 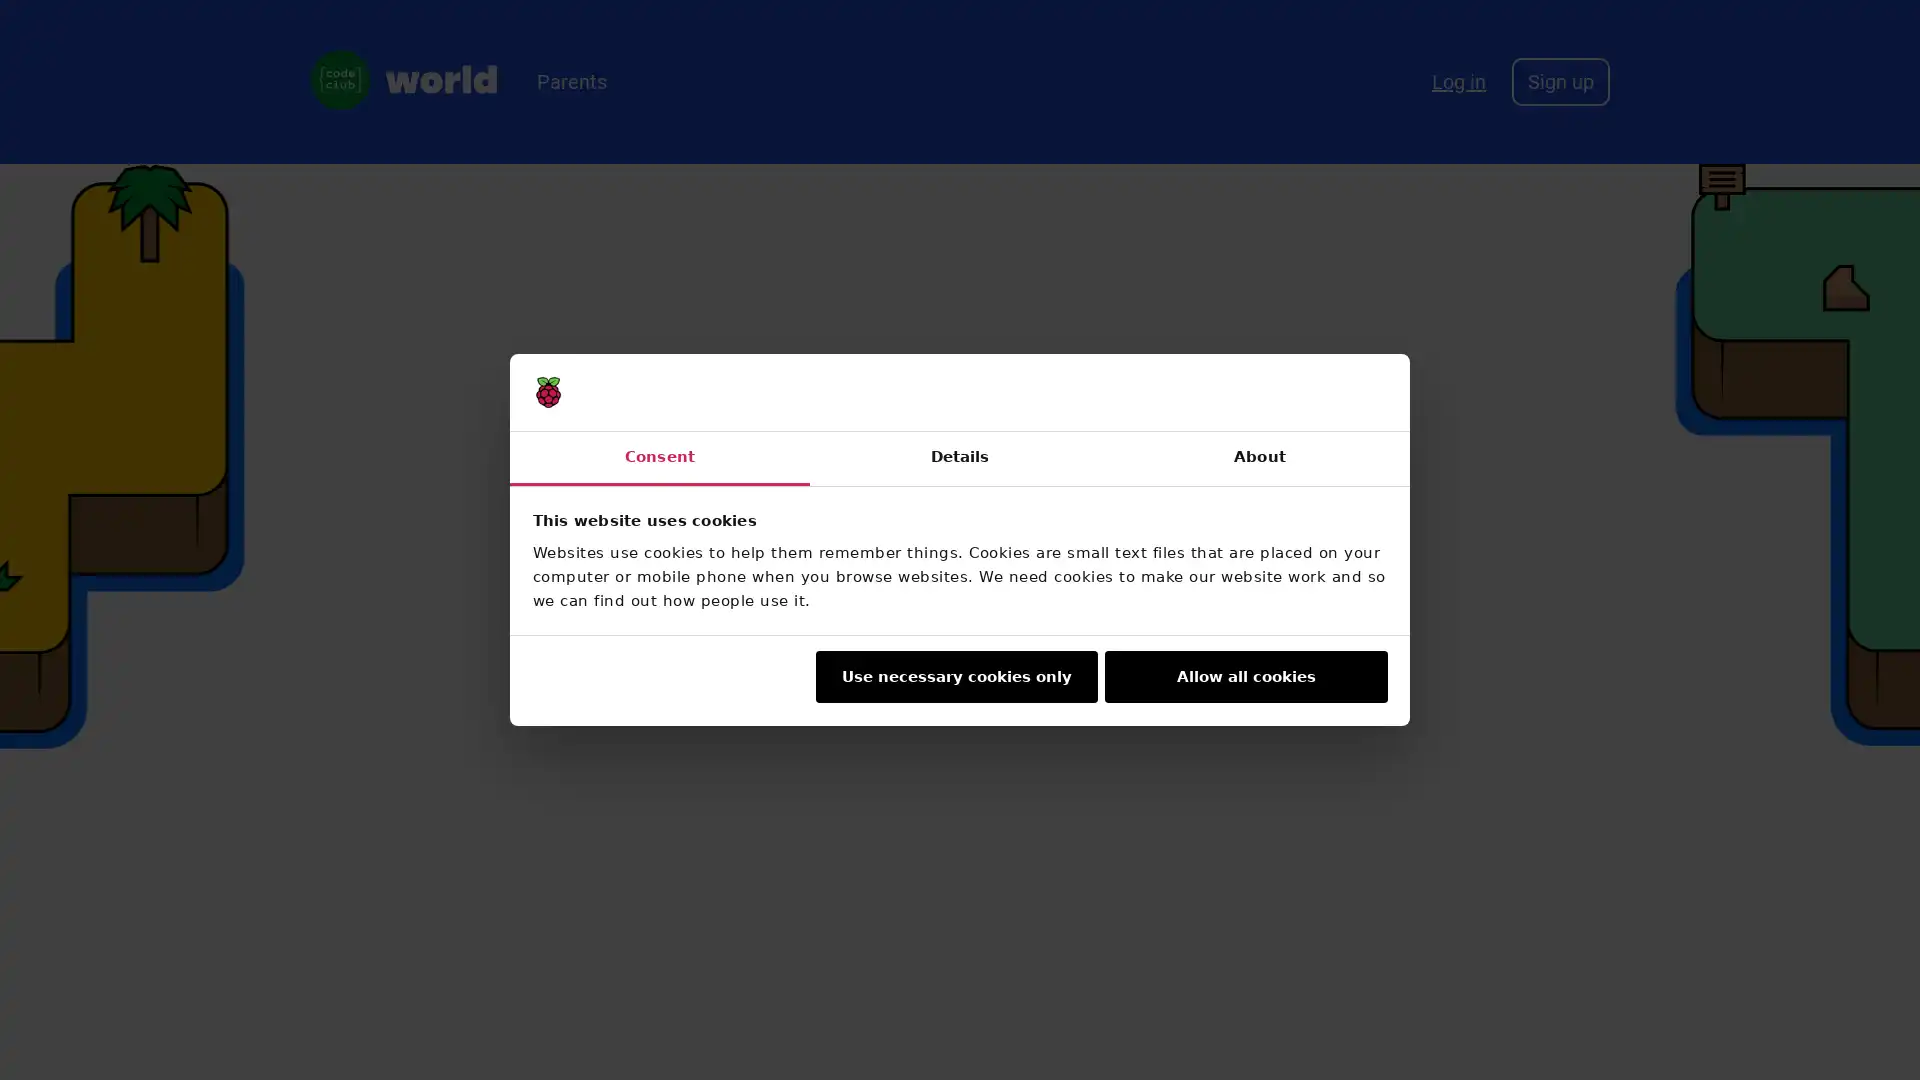 What do you see at coordinates (1559, 80) in the screenshot?
I see `Sign up` at bounding box center [1559, 80].